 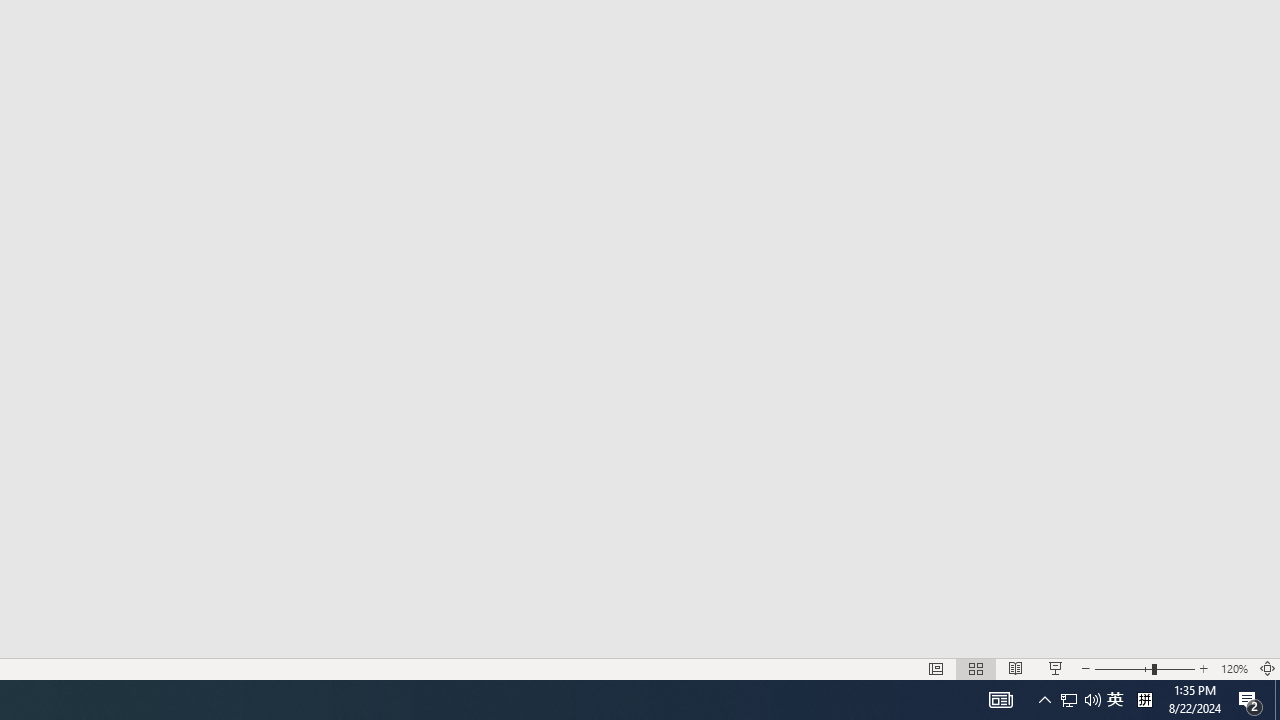 What do you see at coordinates (1144, 669) in the screenshot?
I see `'Zoom'` at bounding box center [1144, 669].